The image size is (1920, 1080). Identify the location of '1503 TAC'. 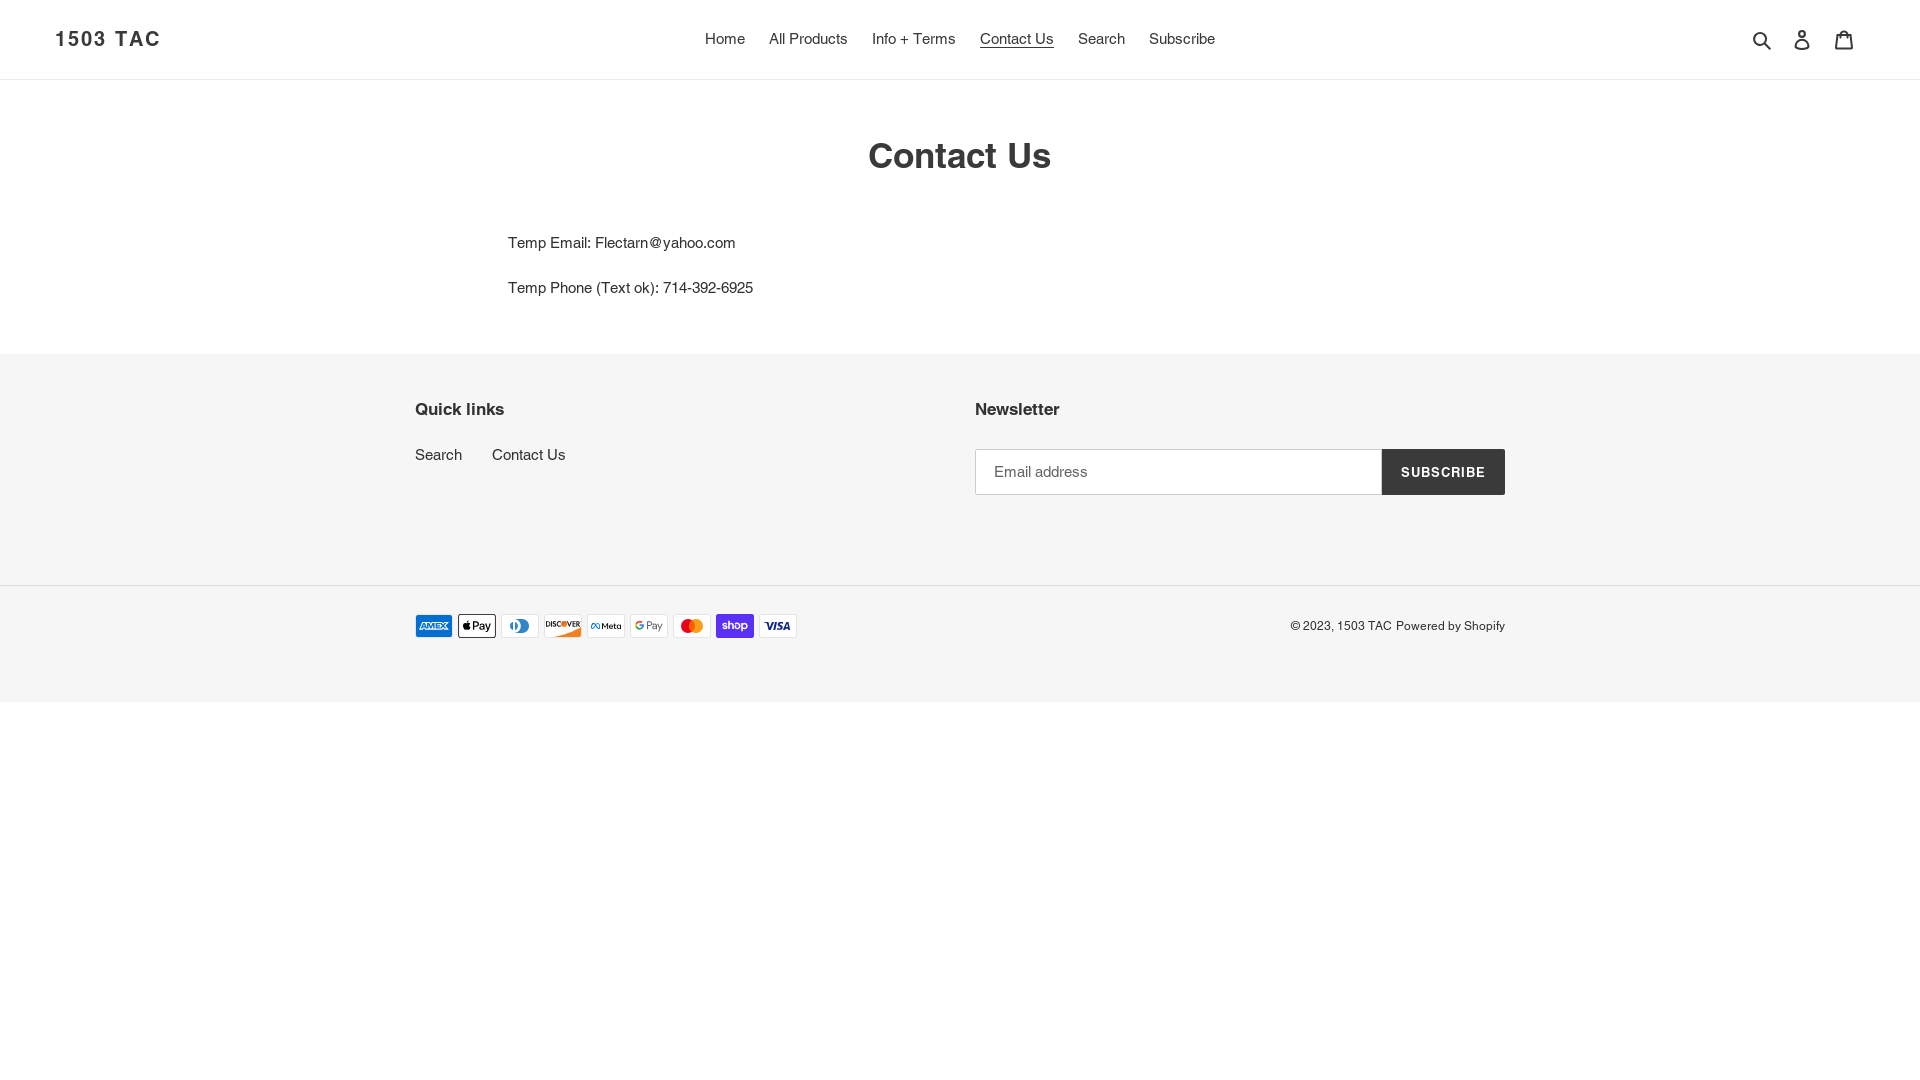
(1363, 624).